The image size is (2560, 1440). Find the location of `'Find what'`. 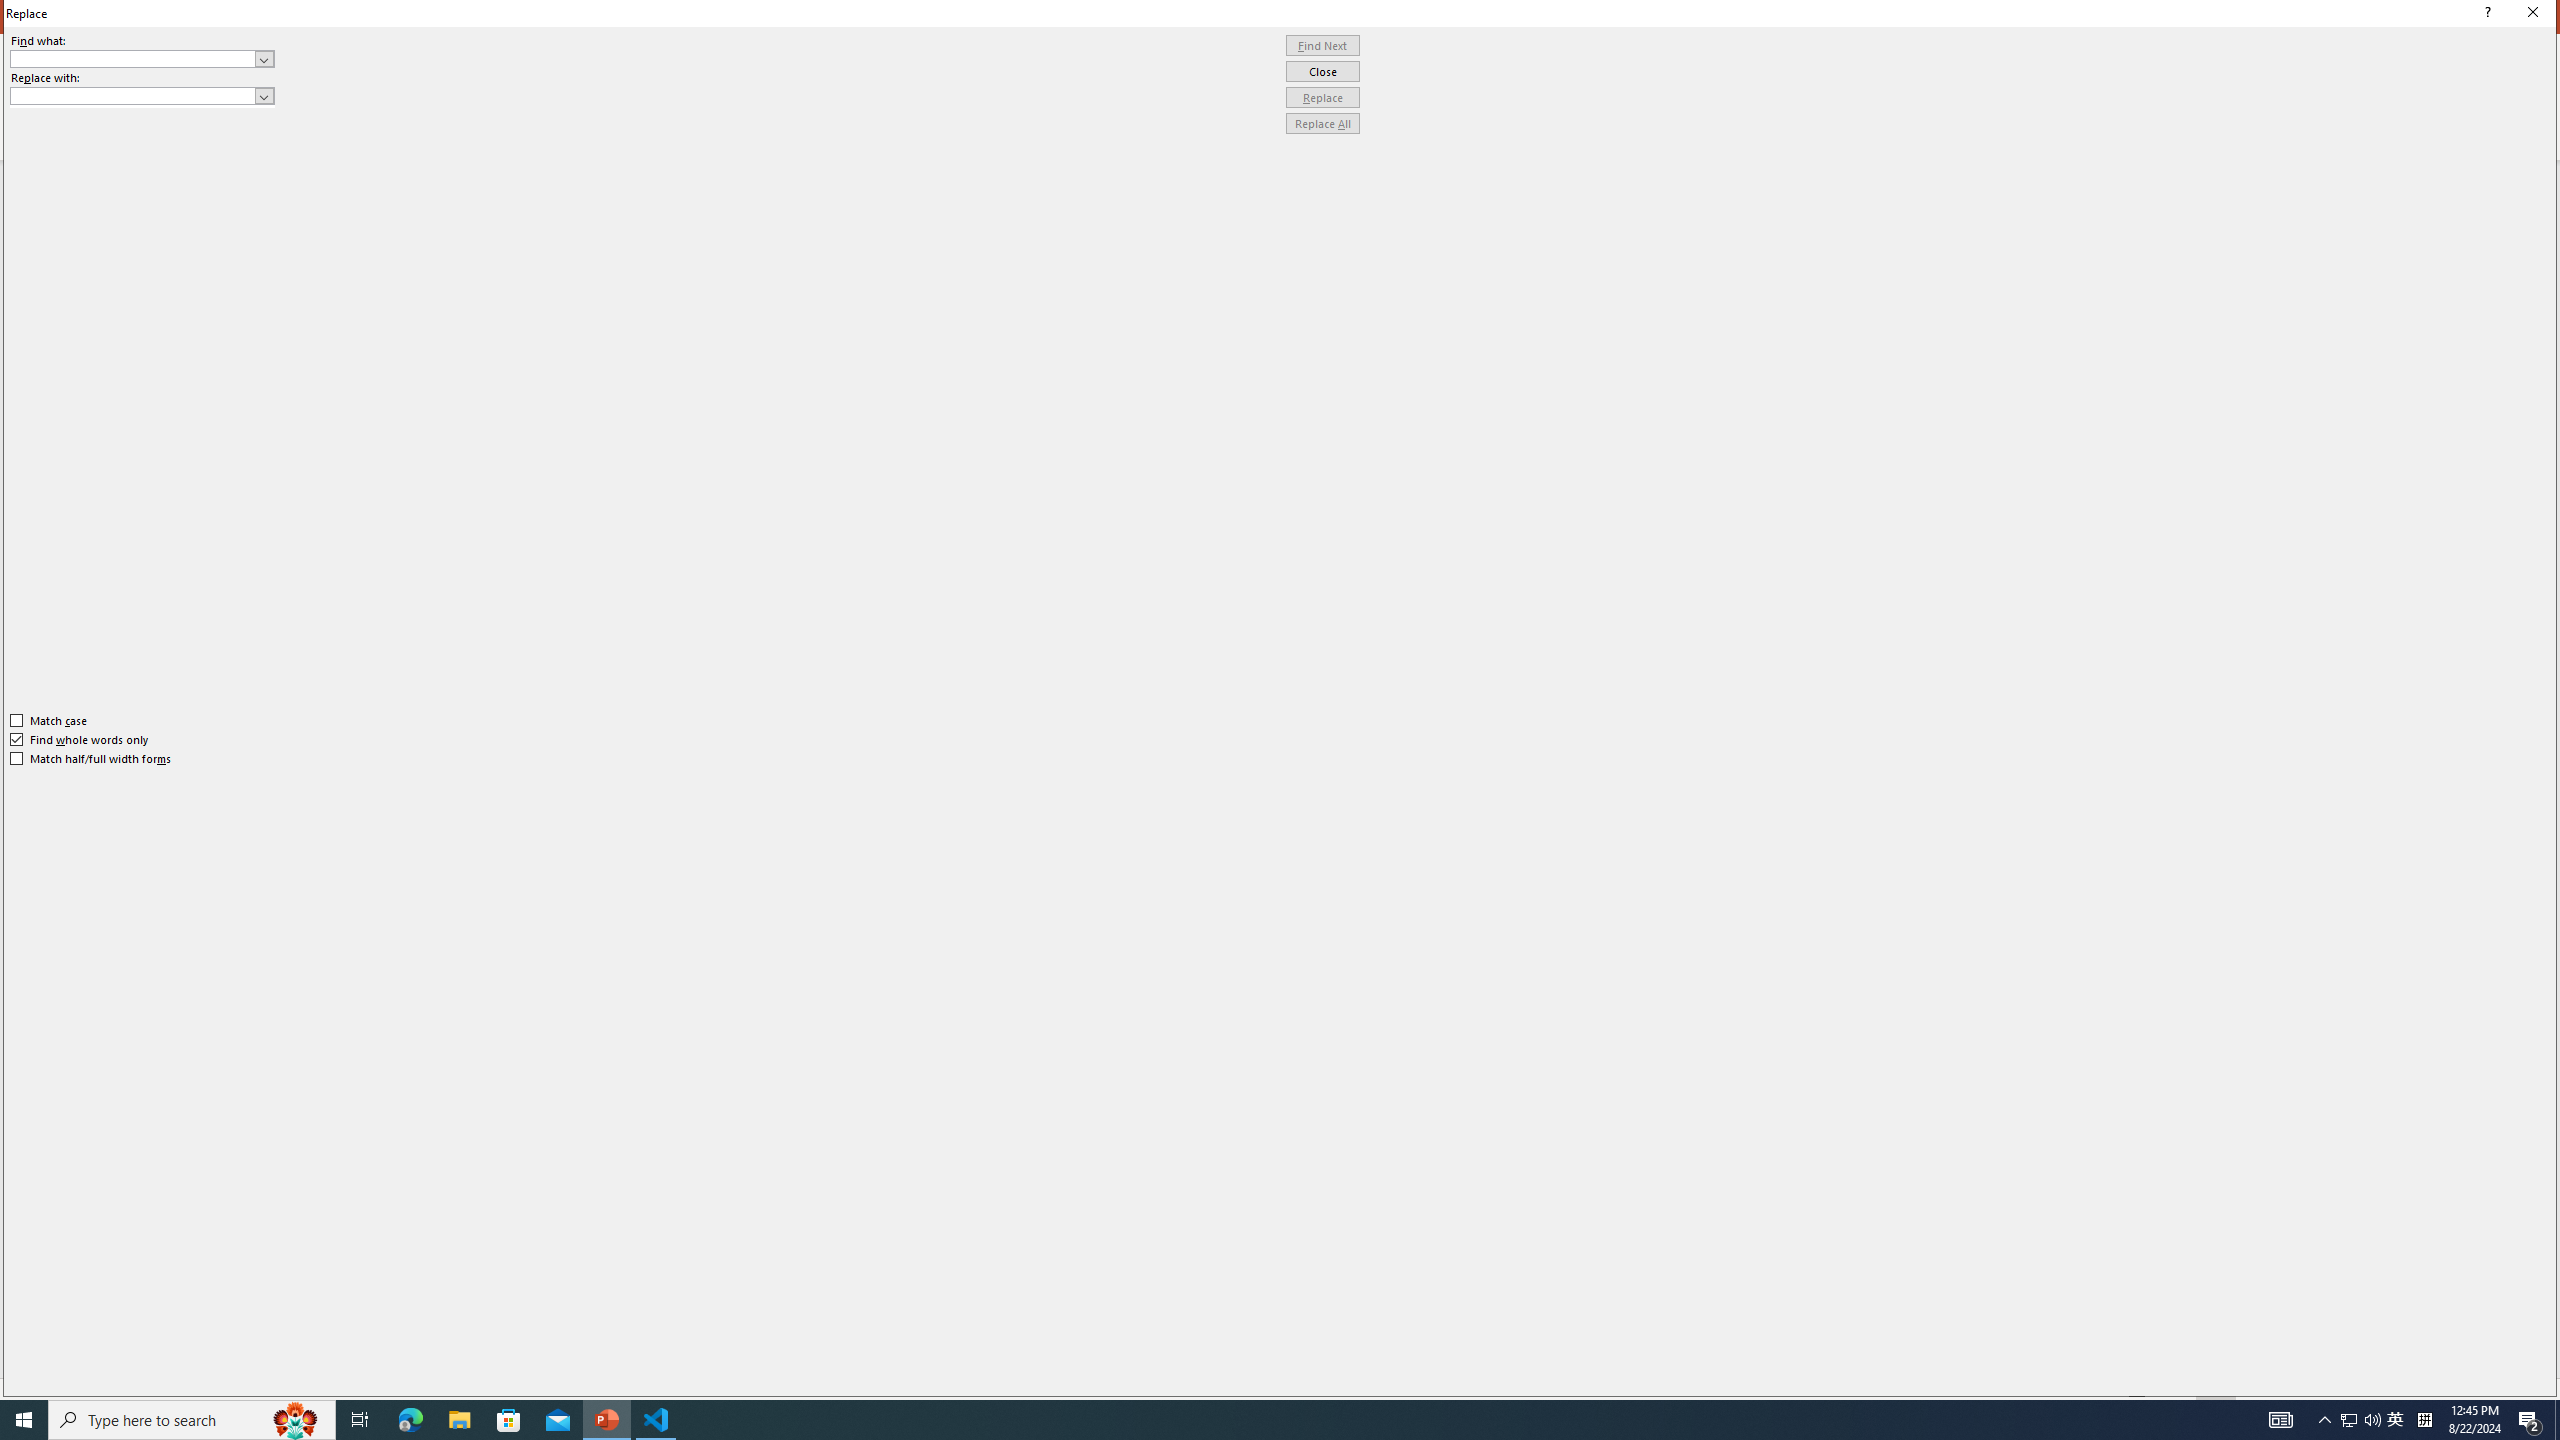

'Find what' is located at coordinates (133, 58).